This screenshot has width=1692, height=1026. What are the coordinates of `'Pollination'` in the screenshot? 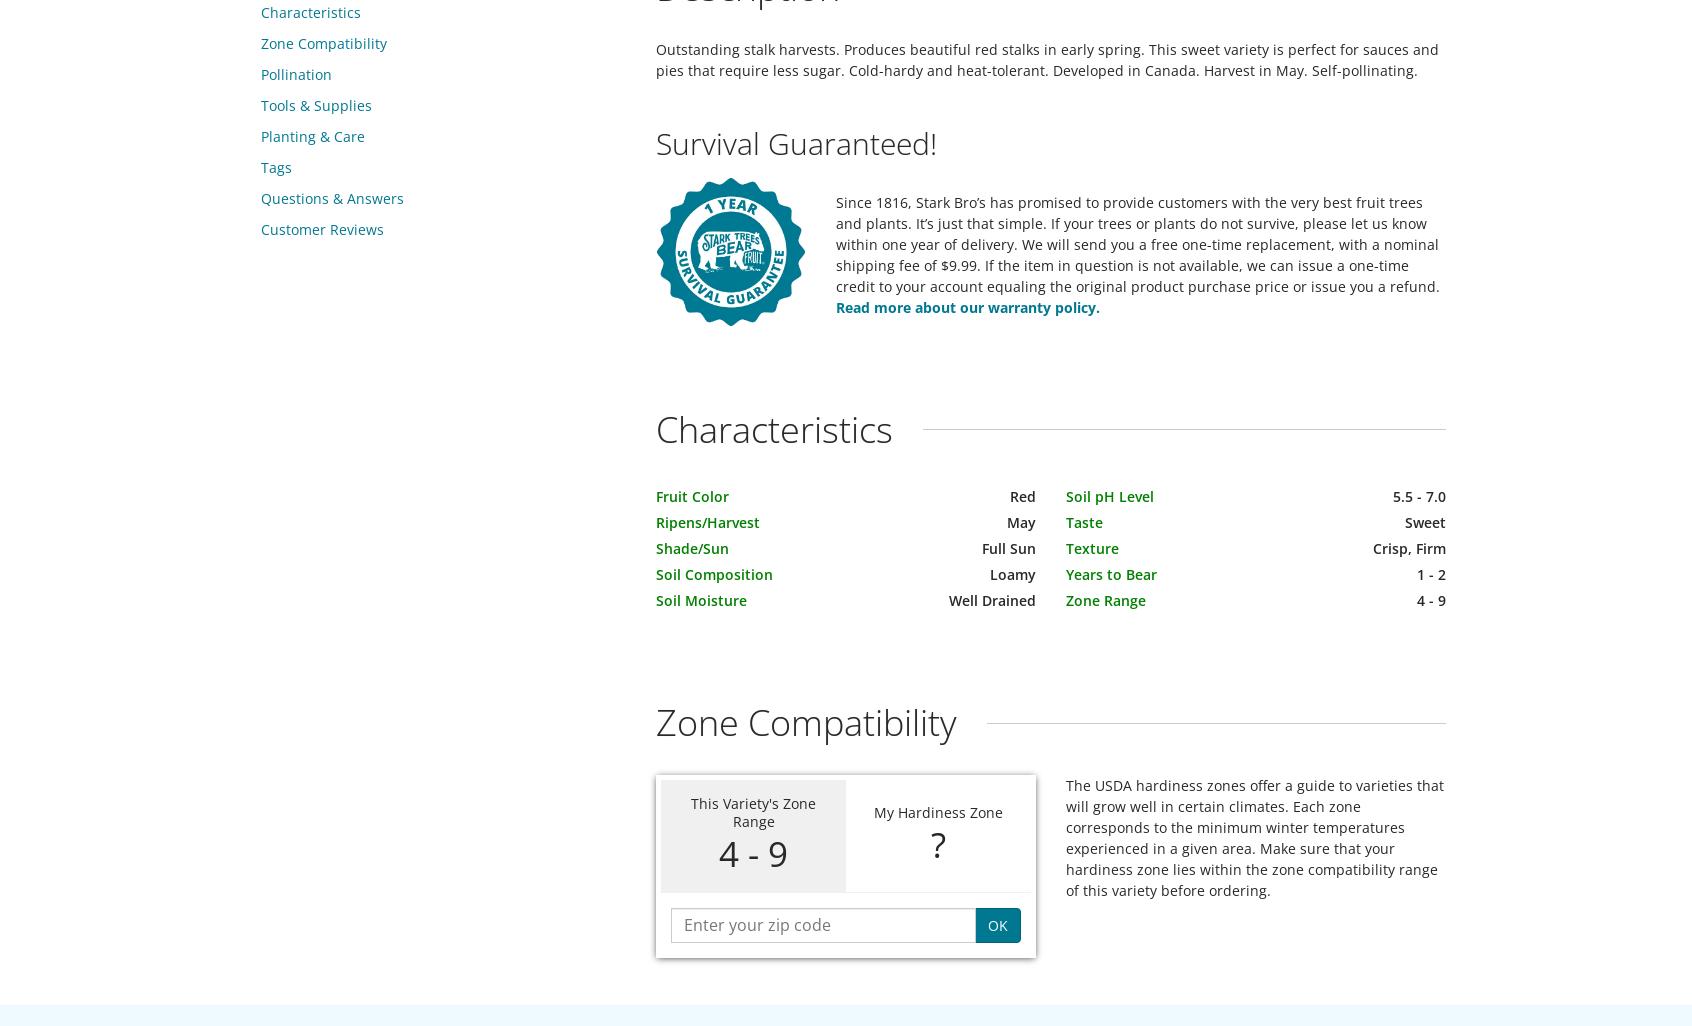 It's located at (261, 73).